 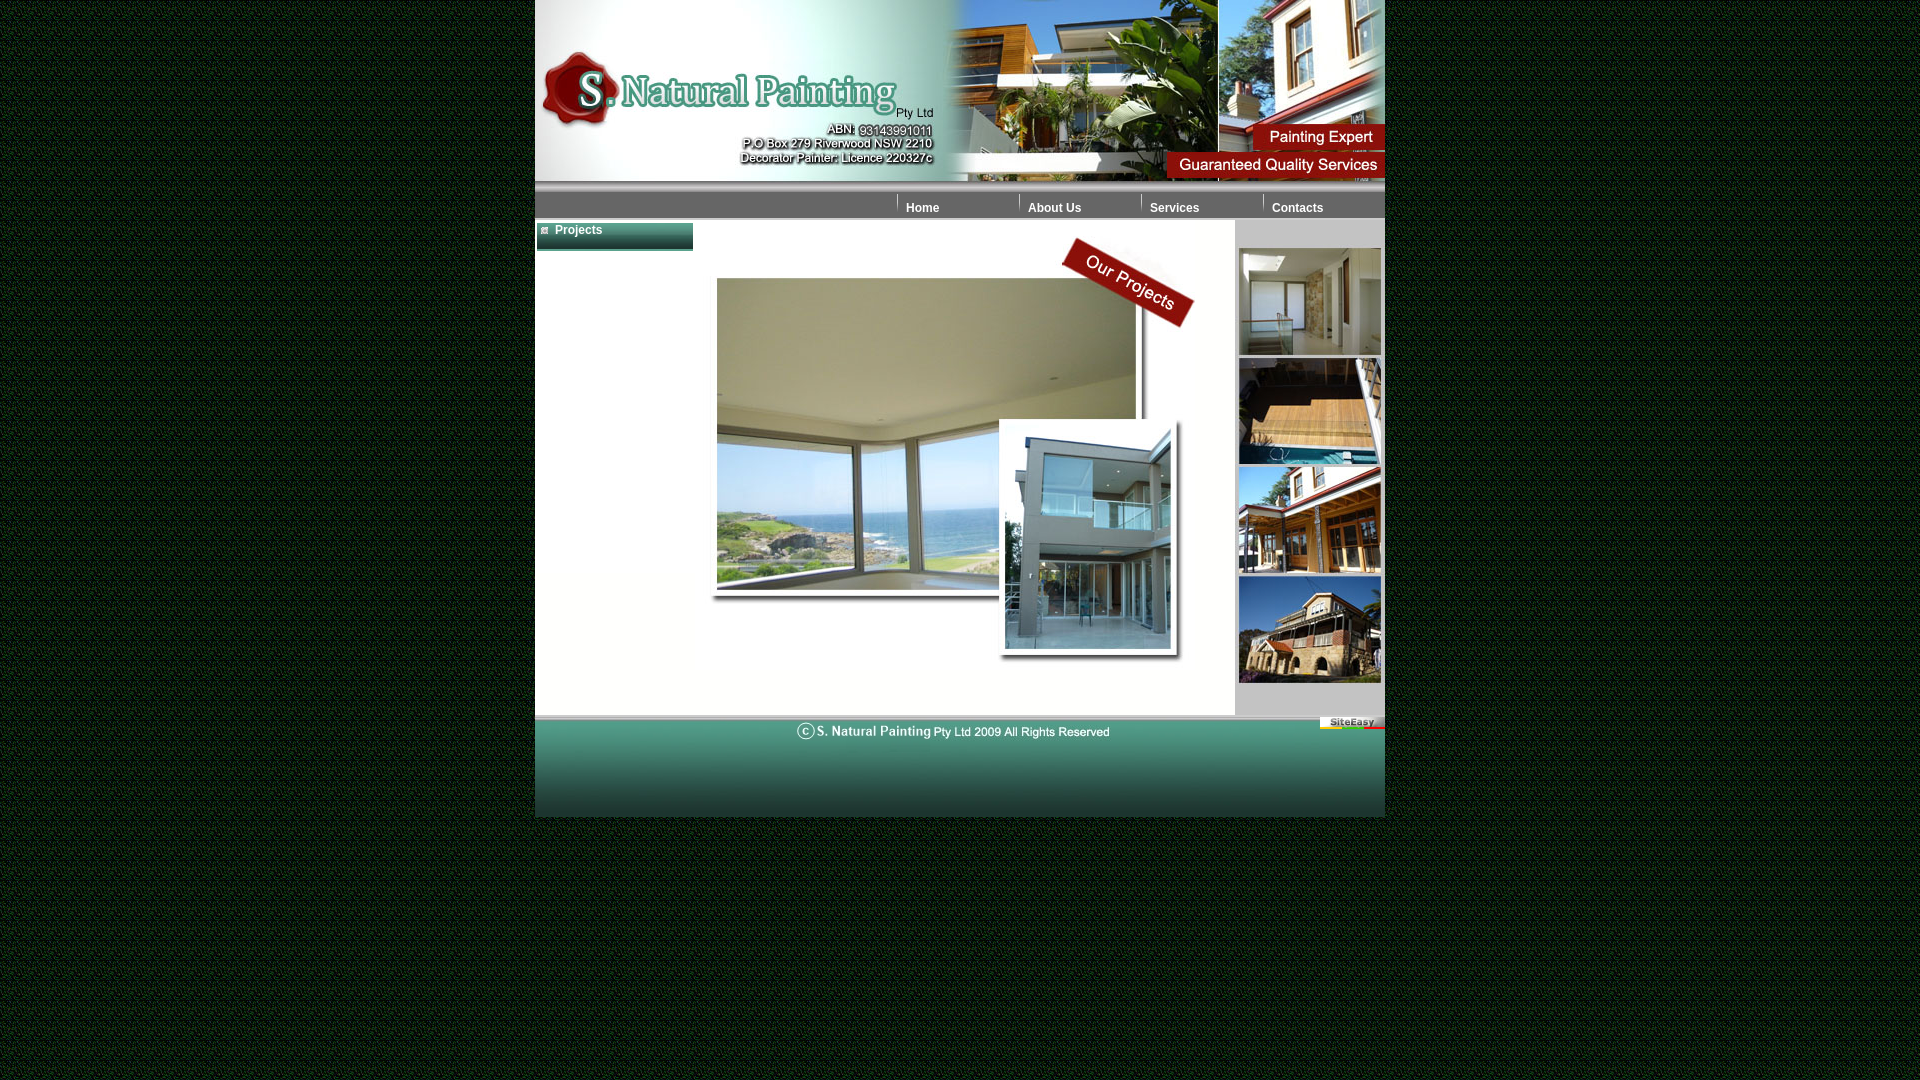 What do you see at coordinates (921, 208) in the screenshot?
I see `'Home'` at bounding box center [921, 208].